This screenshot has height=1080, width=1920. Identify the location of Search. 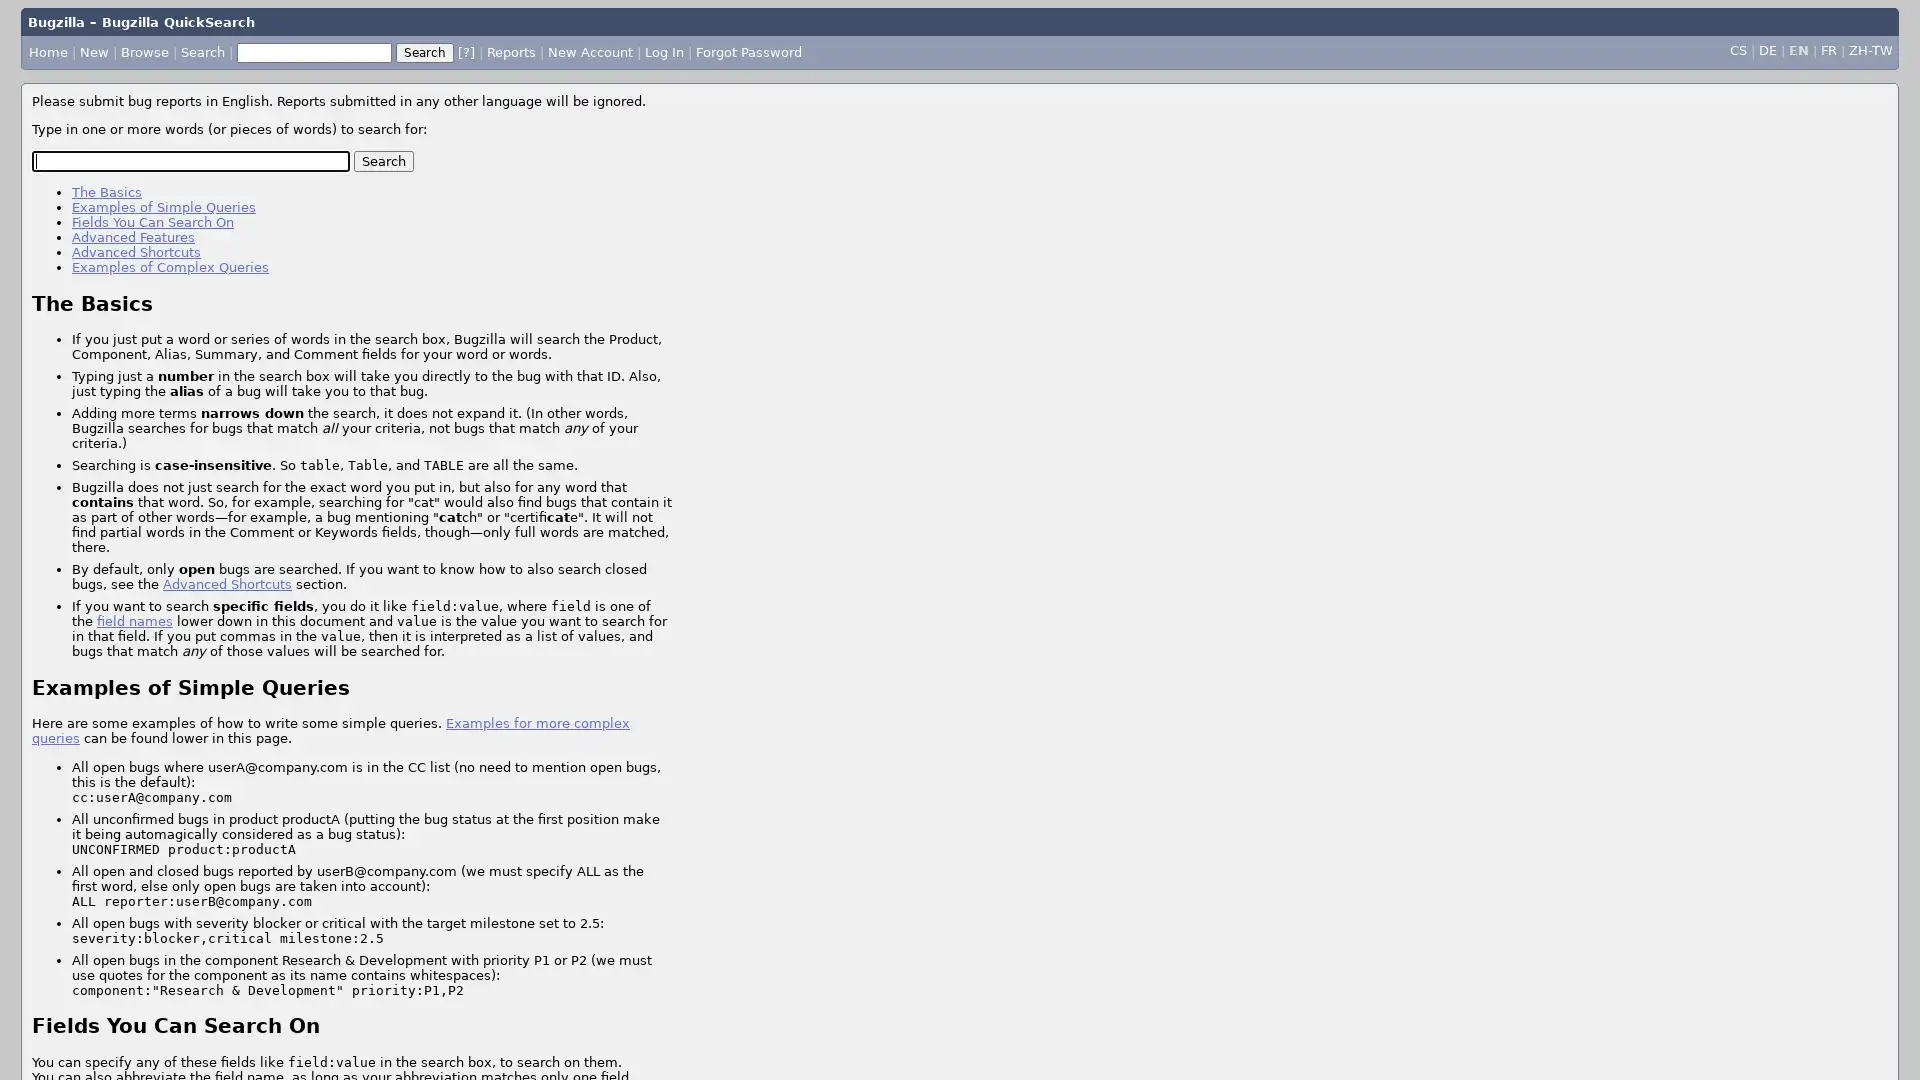
(422, 50).